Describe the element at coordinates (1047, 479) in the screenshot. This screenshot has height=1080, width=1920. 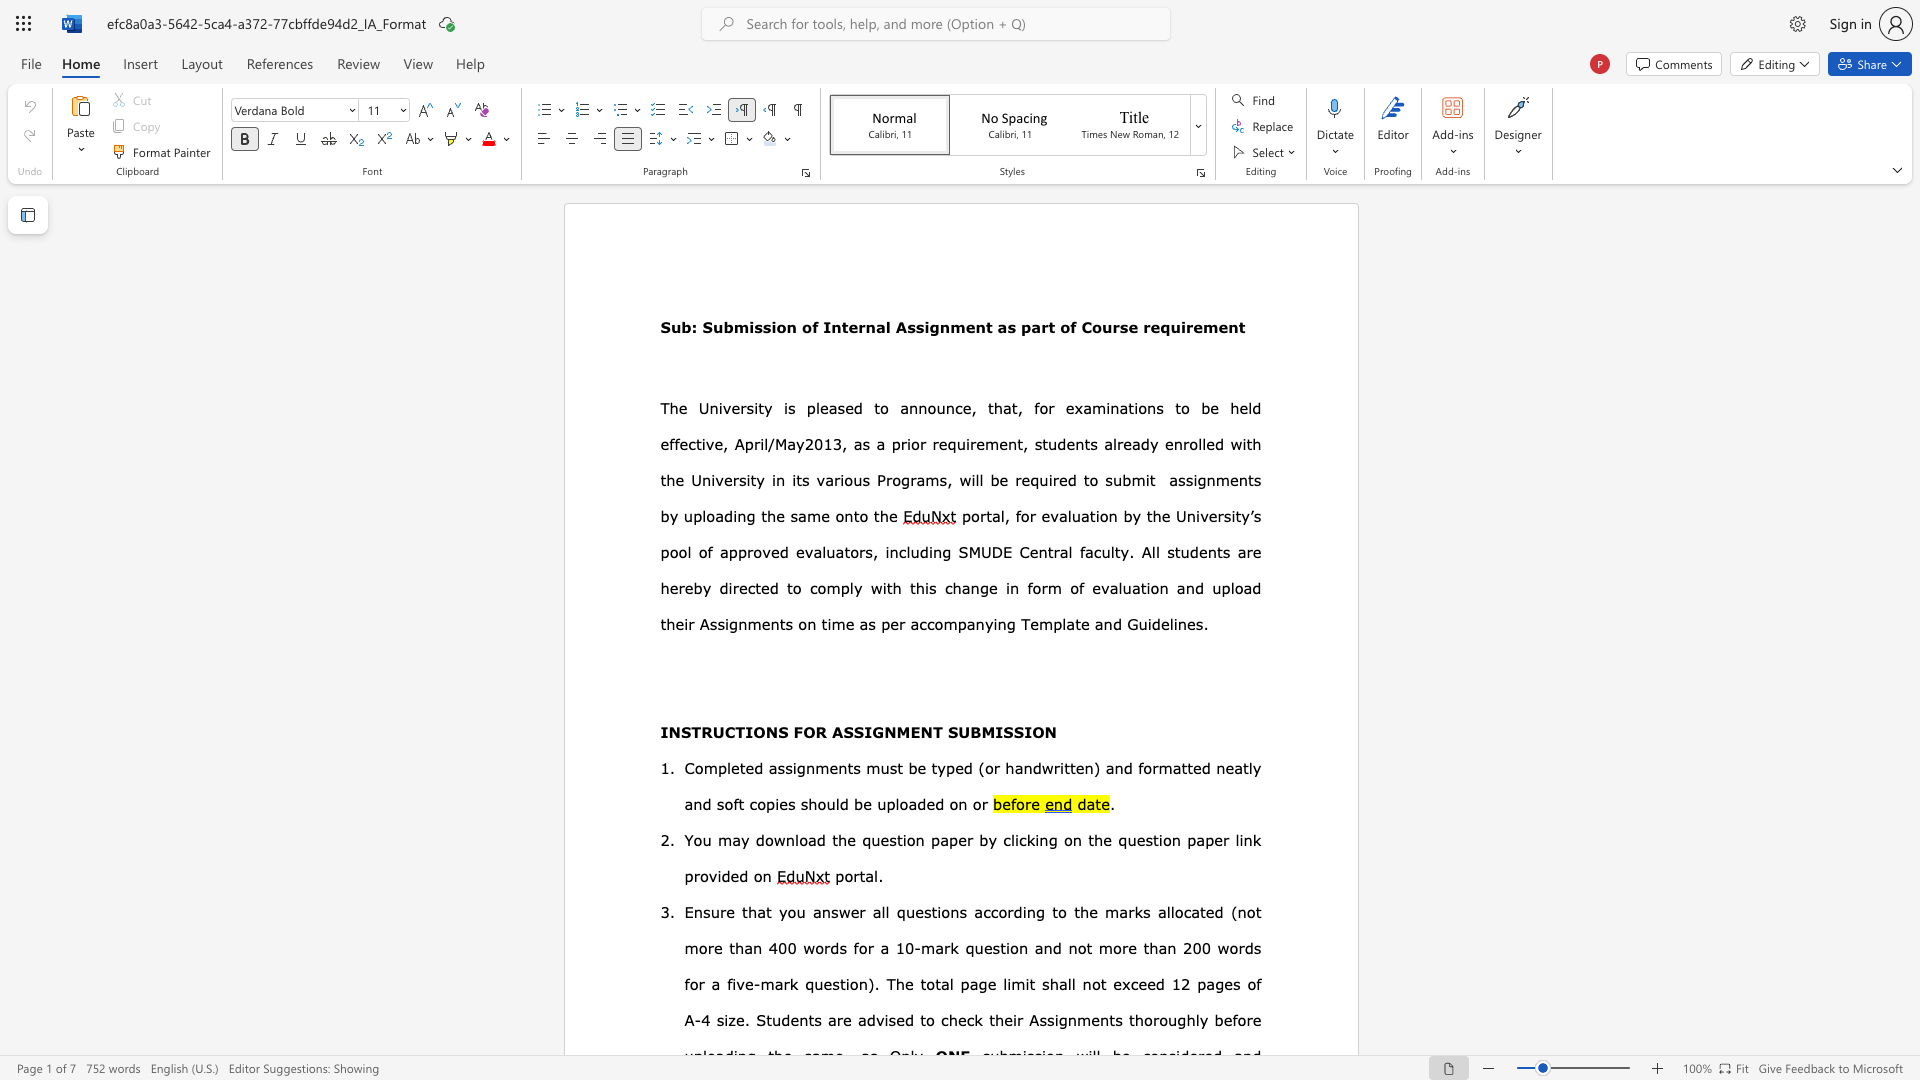
I see `the subset text "ired t" within the text "will be required to"` at that location.